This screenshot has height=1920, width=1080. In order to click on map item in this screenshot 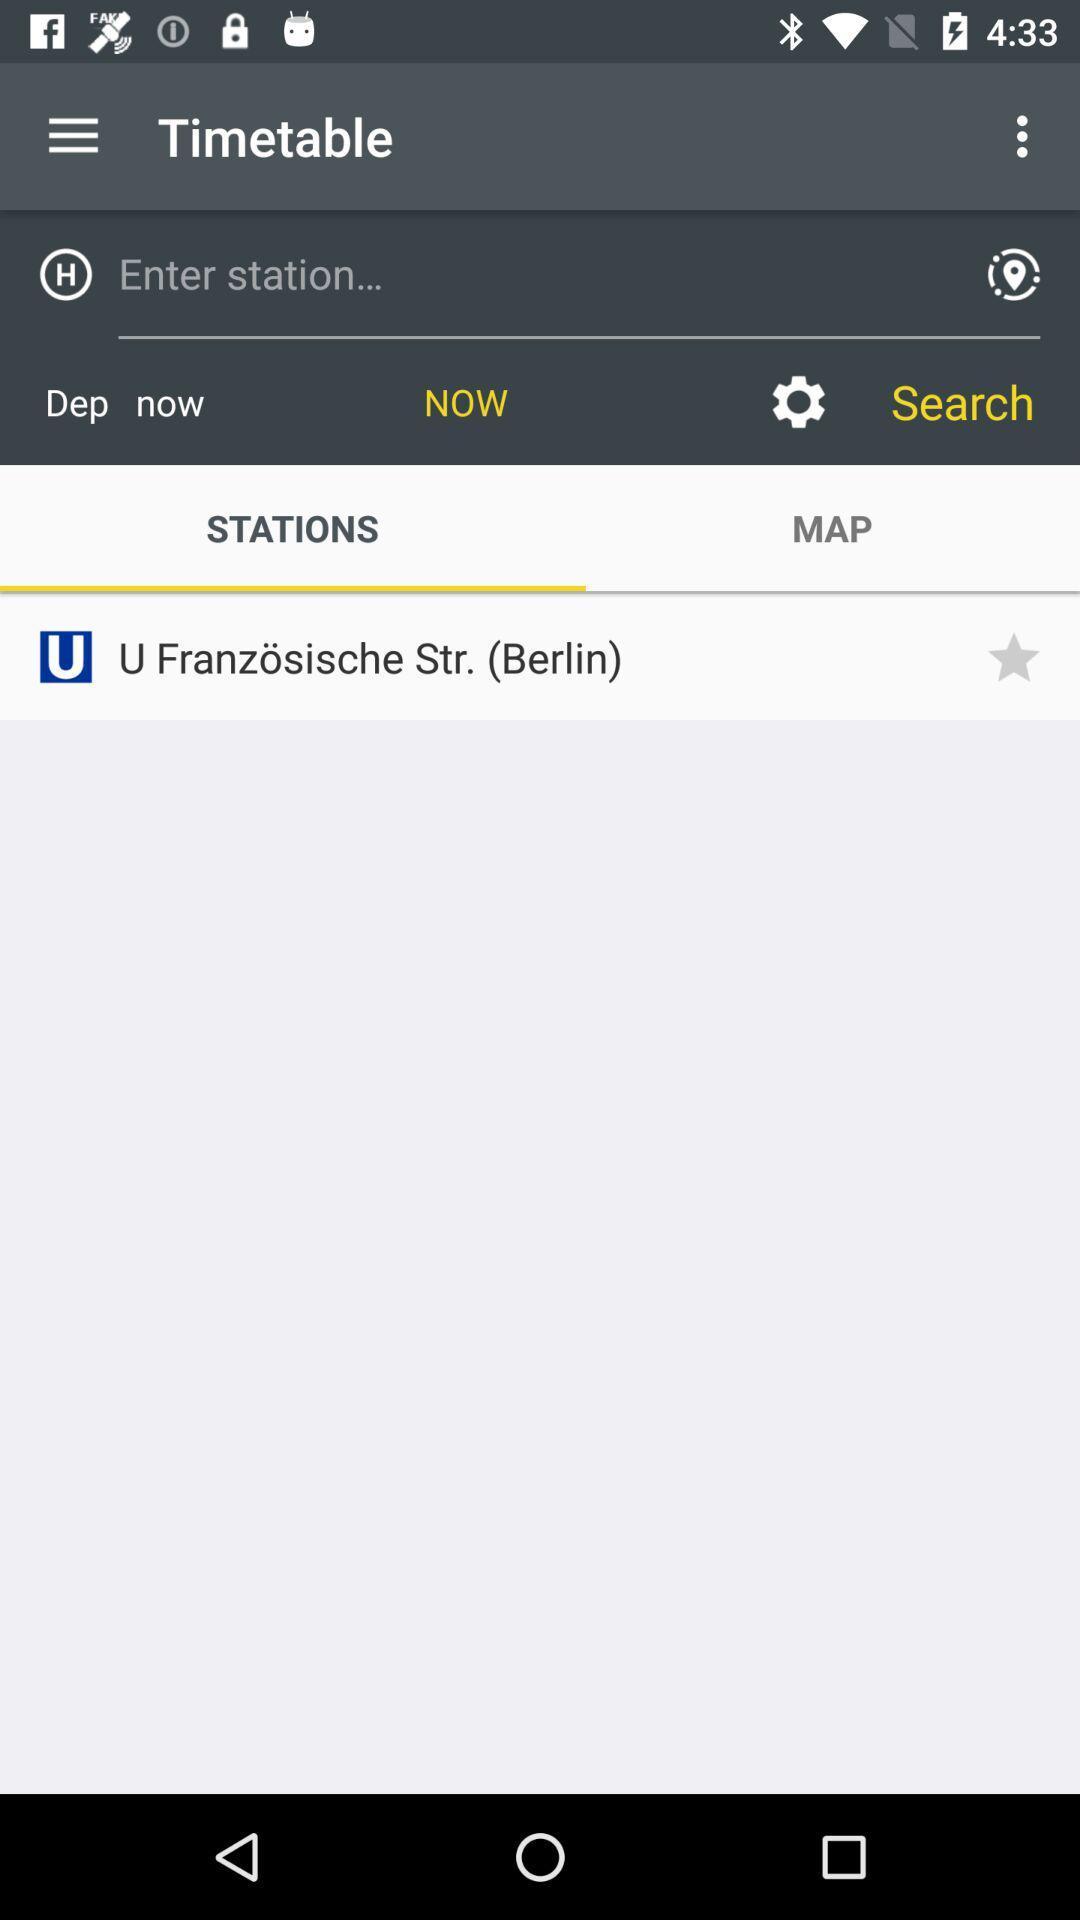, I will do `click(832, 528)`.